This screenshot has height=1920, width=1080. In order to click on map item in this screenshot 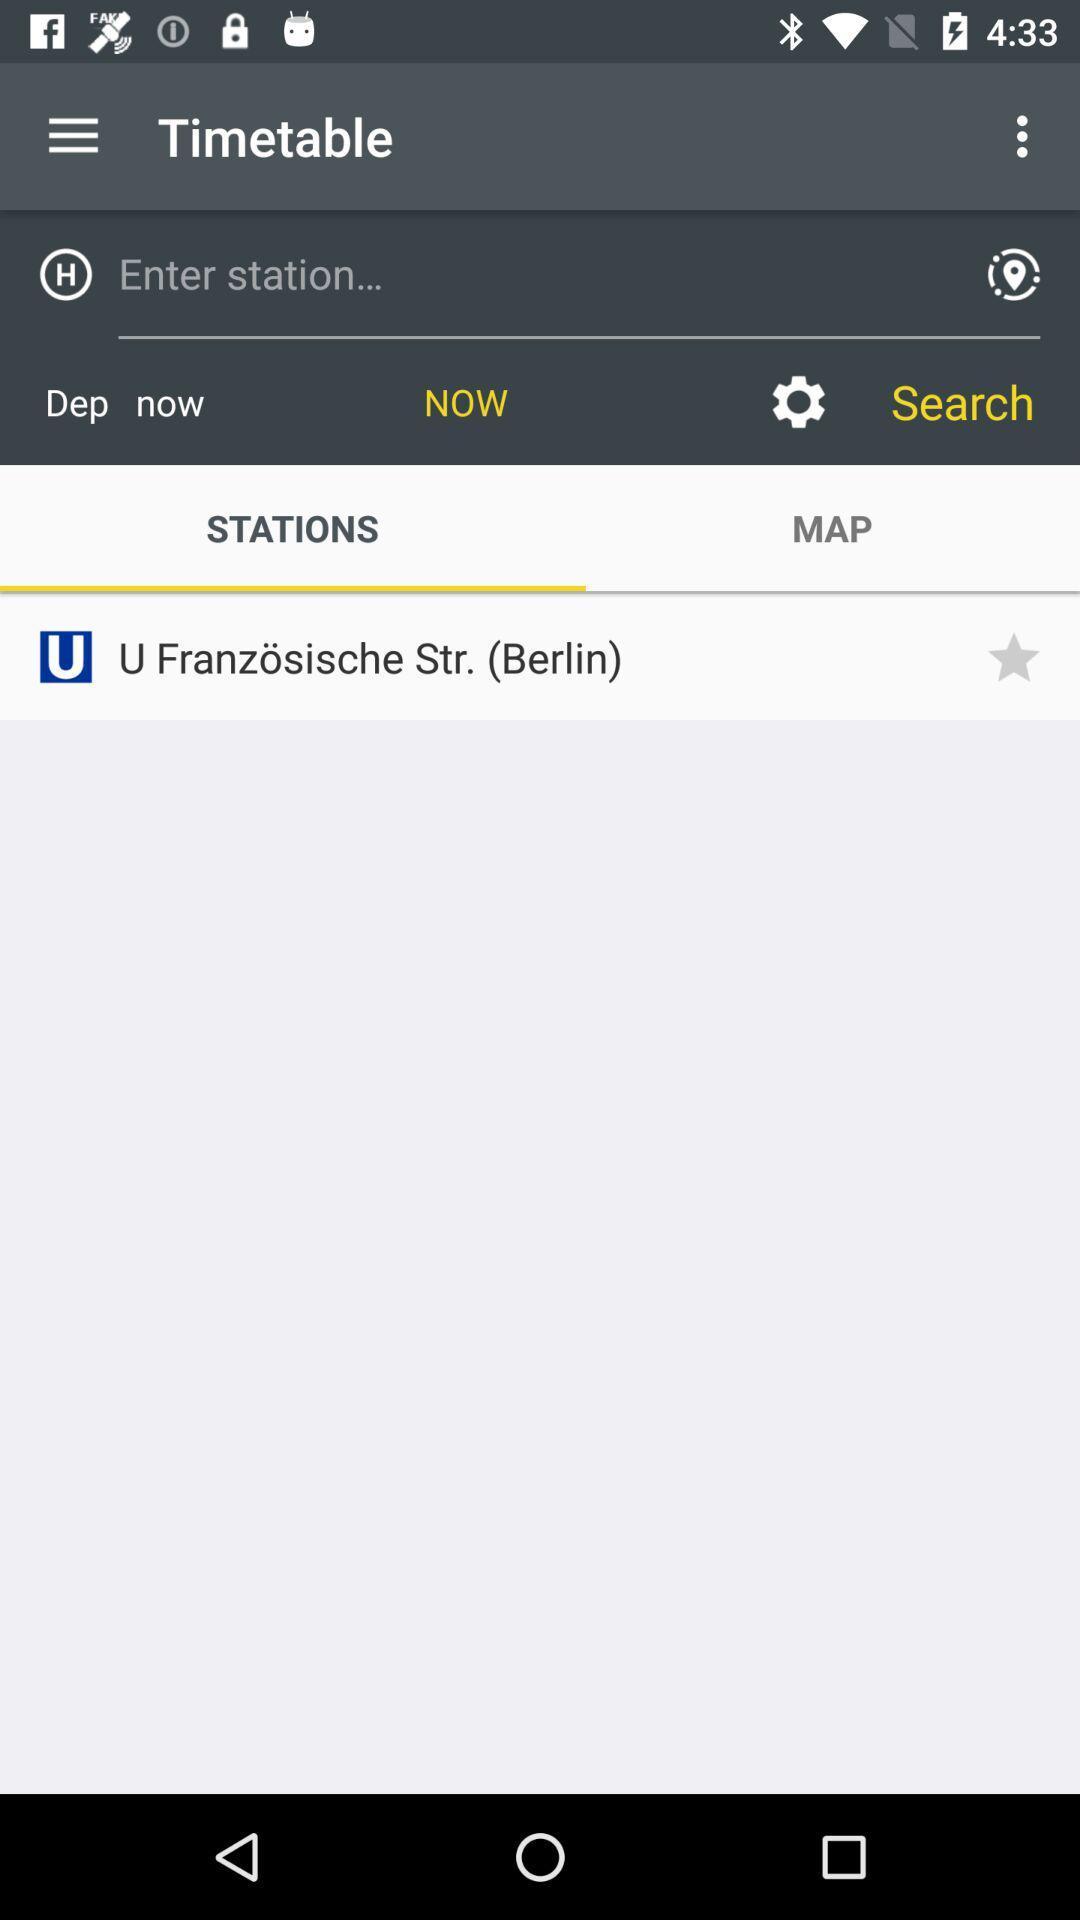, I will do `click(832, 528)`.